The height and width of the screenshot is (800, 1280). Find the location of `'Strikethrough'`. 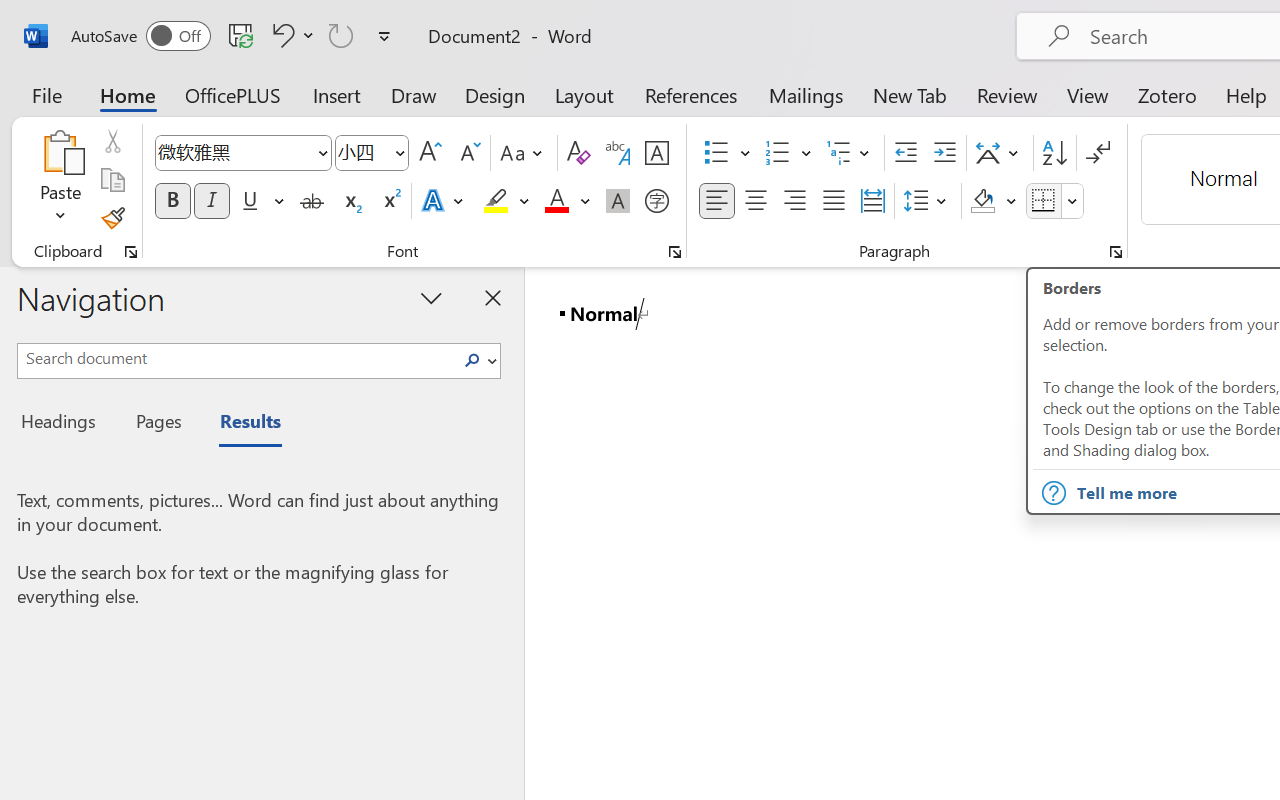

'Strikethrough' is located at coordinates (311, 201).